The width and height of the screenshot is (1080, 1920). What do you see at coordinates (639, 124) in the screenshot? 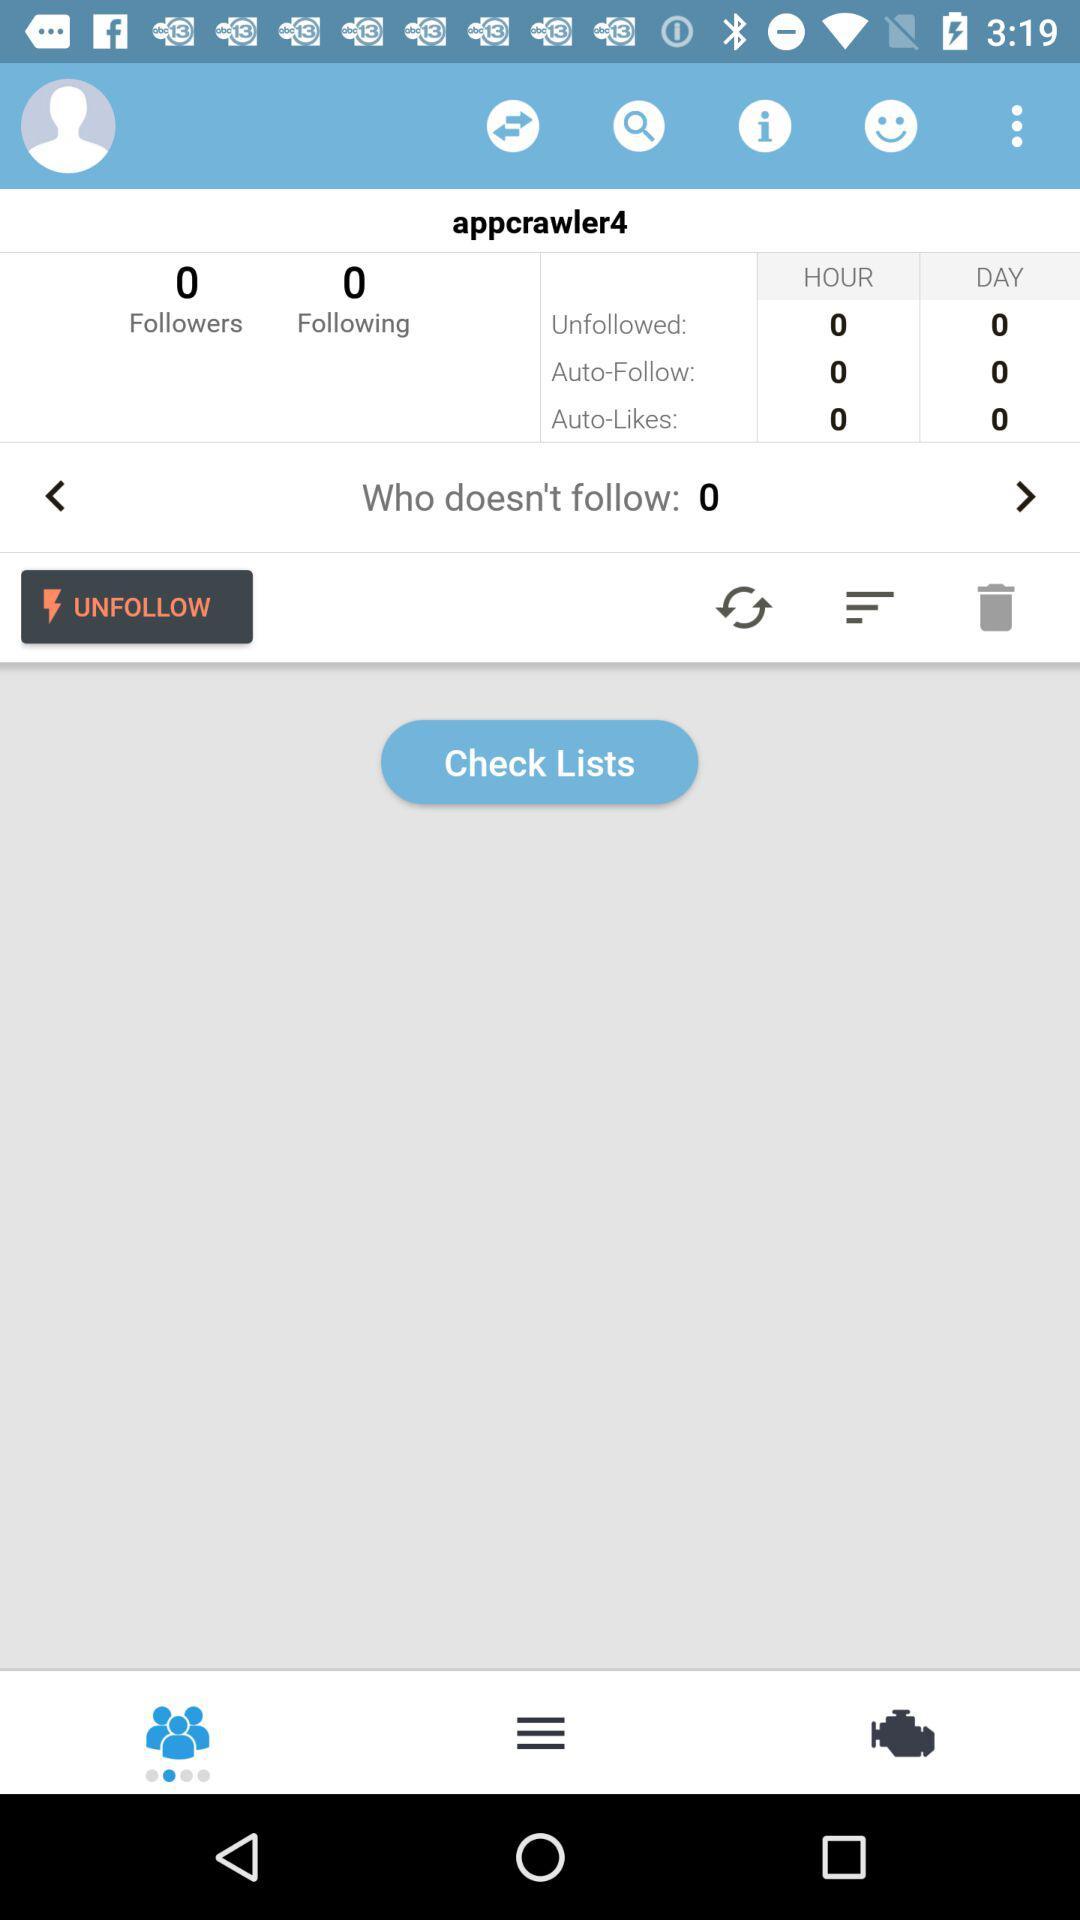
I see `search button` at bounding box center [639, 124].